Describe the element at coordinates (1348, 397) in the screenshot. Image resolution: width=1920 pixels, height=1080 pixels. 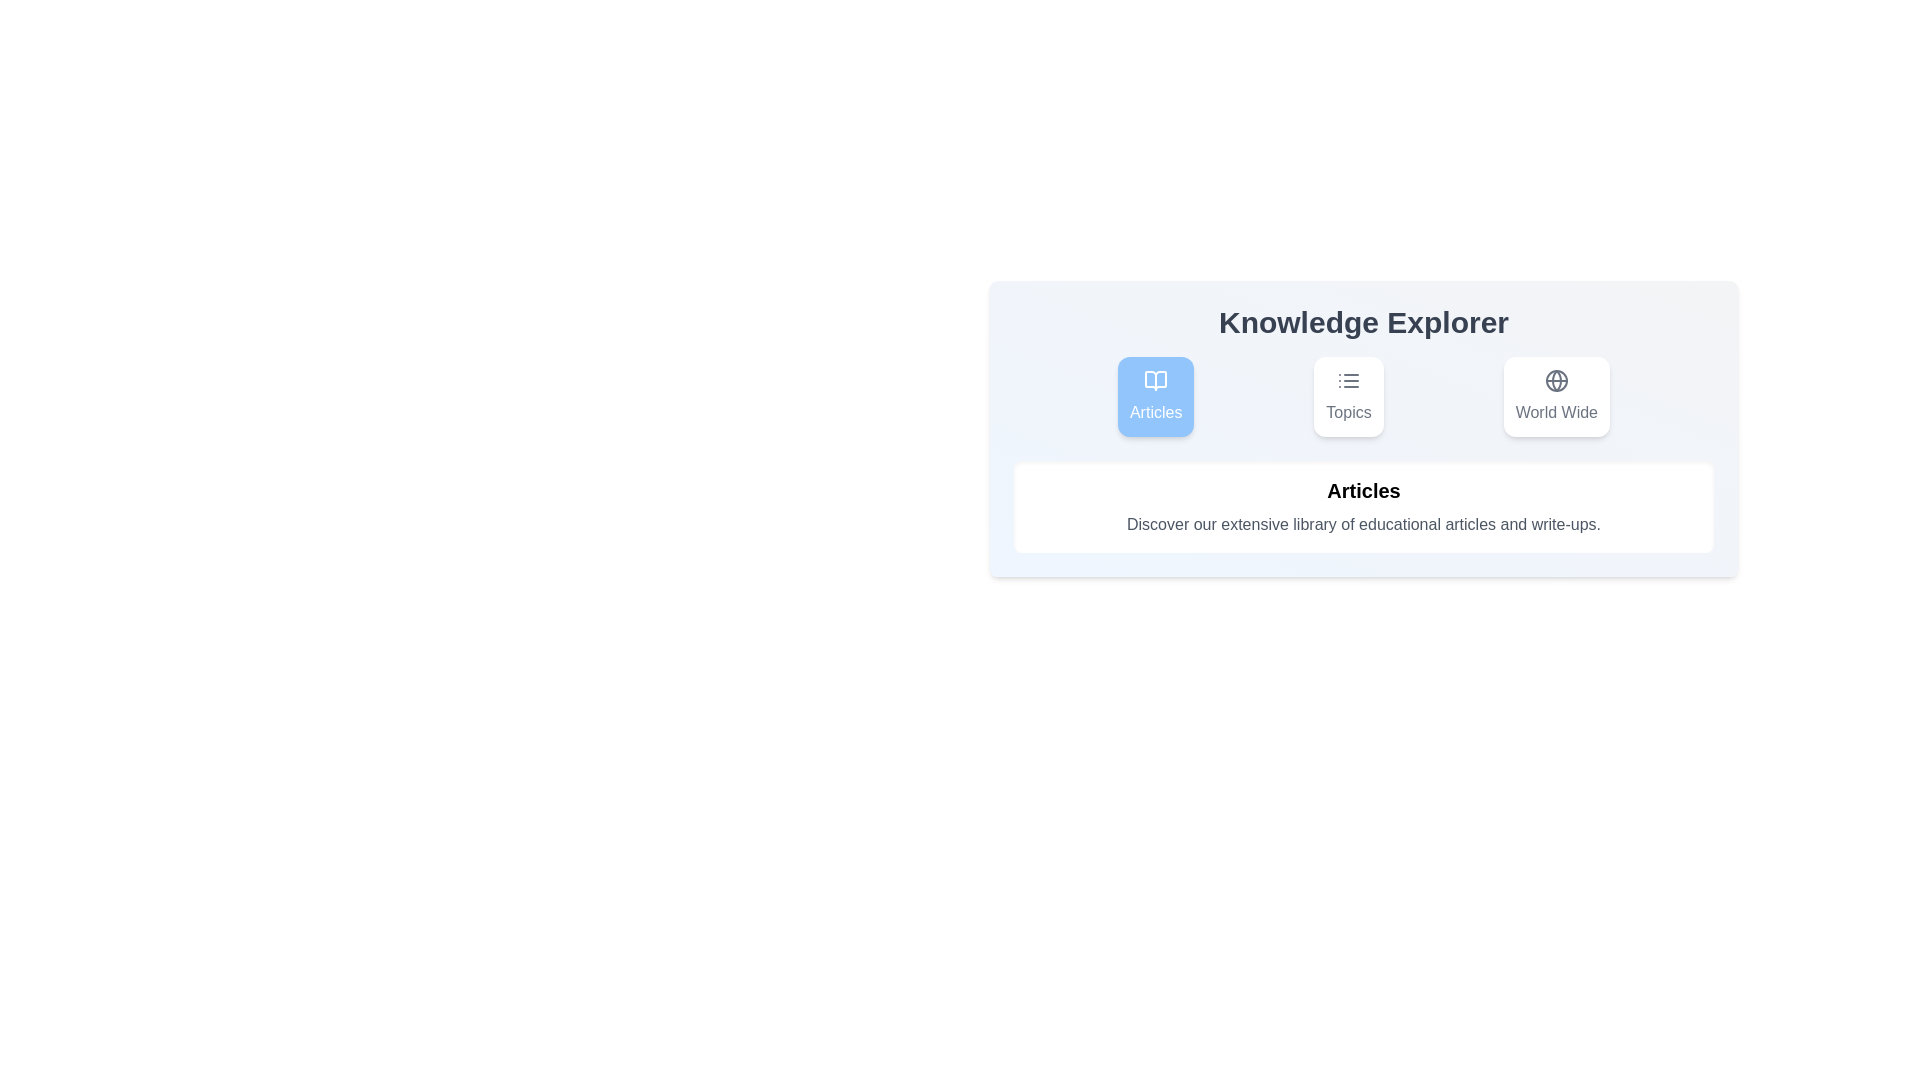
I see `the tab labeled Topics and read its content` at that location.